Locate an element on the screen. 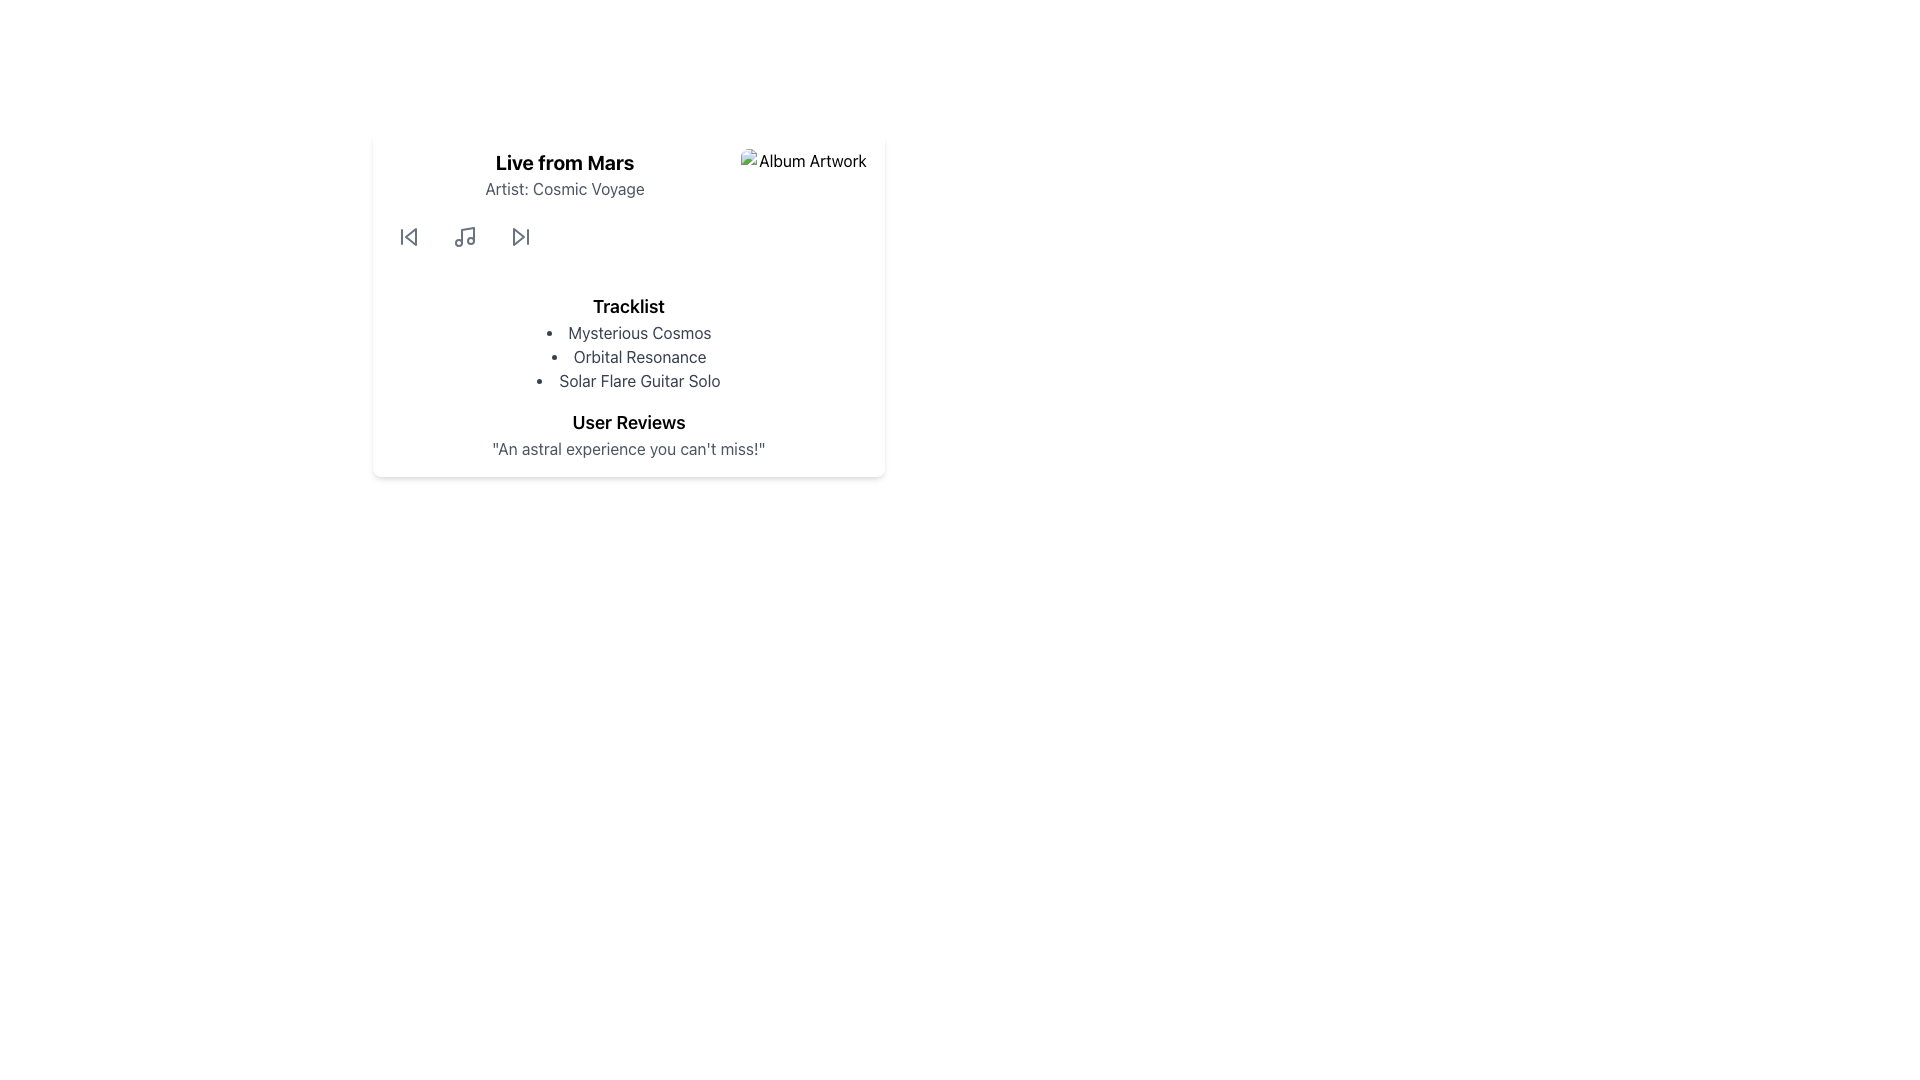 The image size is (1920, 1080). the 'previous' button located at the left-most side of the media control buttons to skip to the previous track is located at coordinates (407, 235).